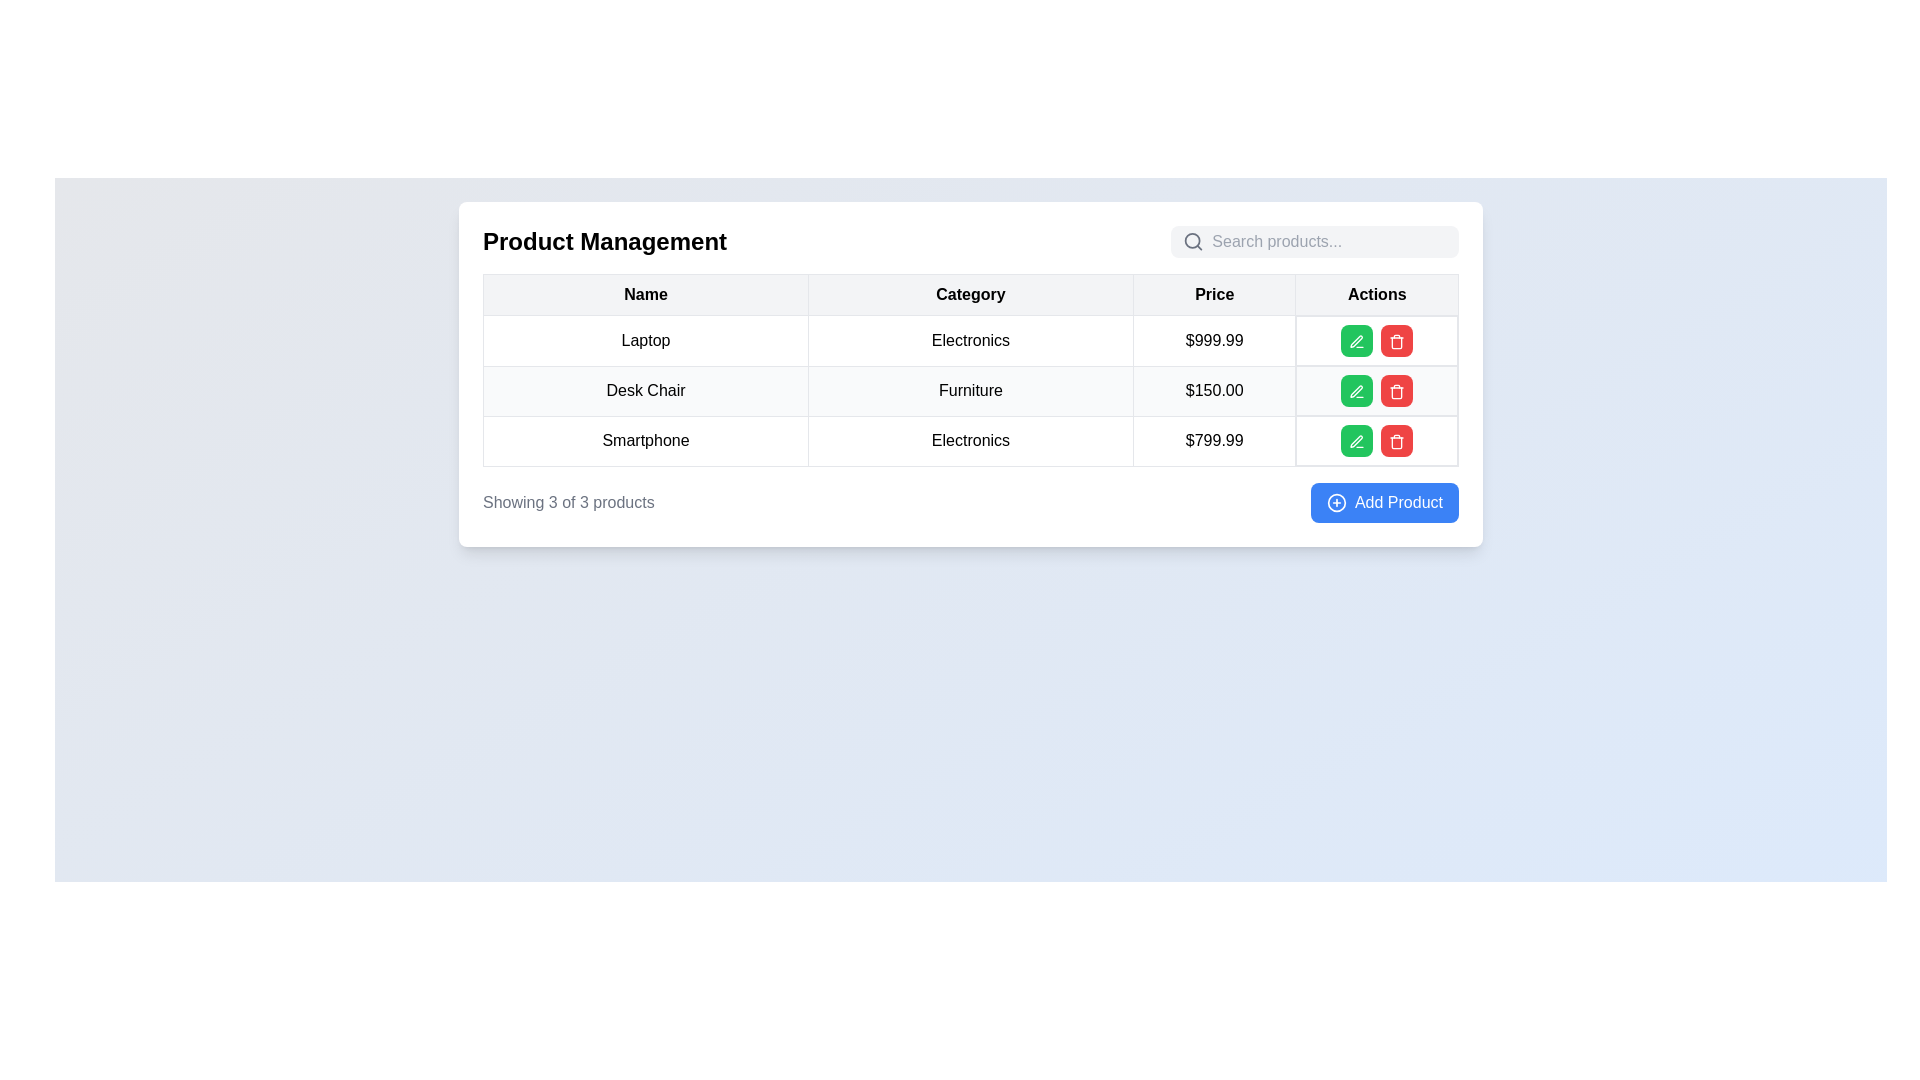 This screenshot has width=1920, height=1080. Describe the element at coordinates (1396, 391) in the screenshot. I see `the trash bin icon button with a red background and white graphic in the 'Actions' column` at that location.